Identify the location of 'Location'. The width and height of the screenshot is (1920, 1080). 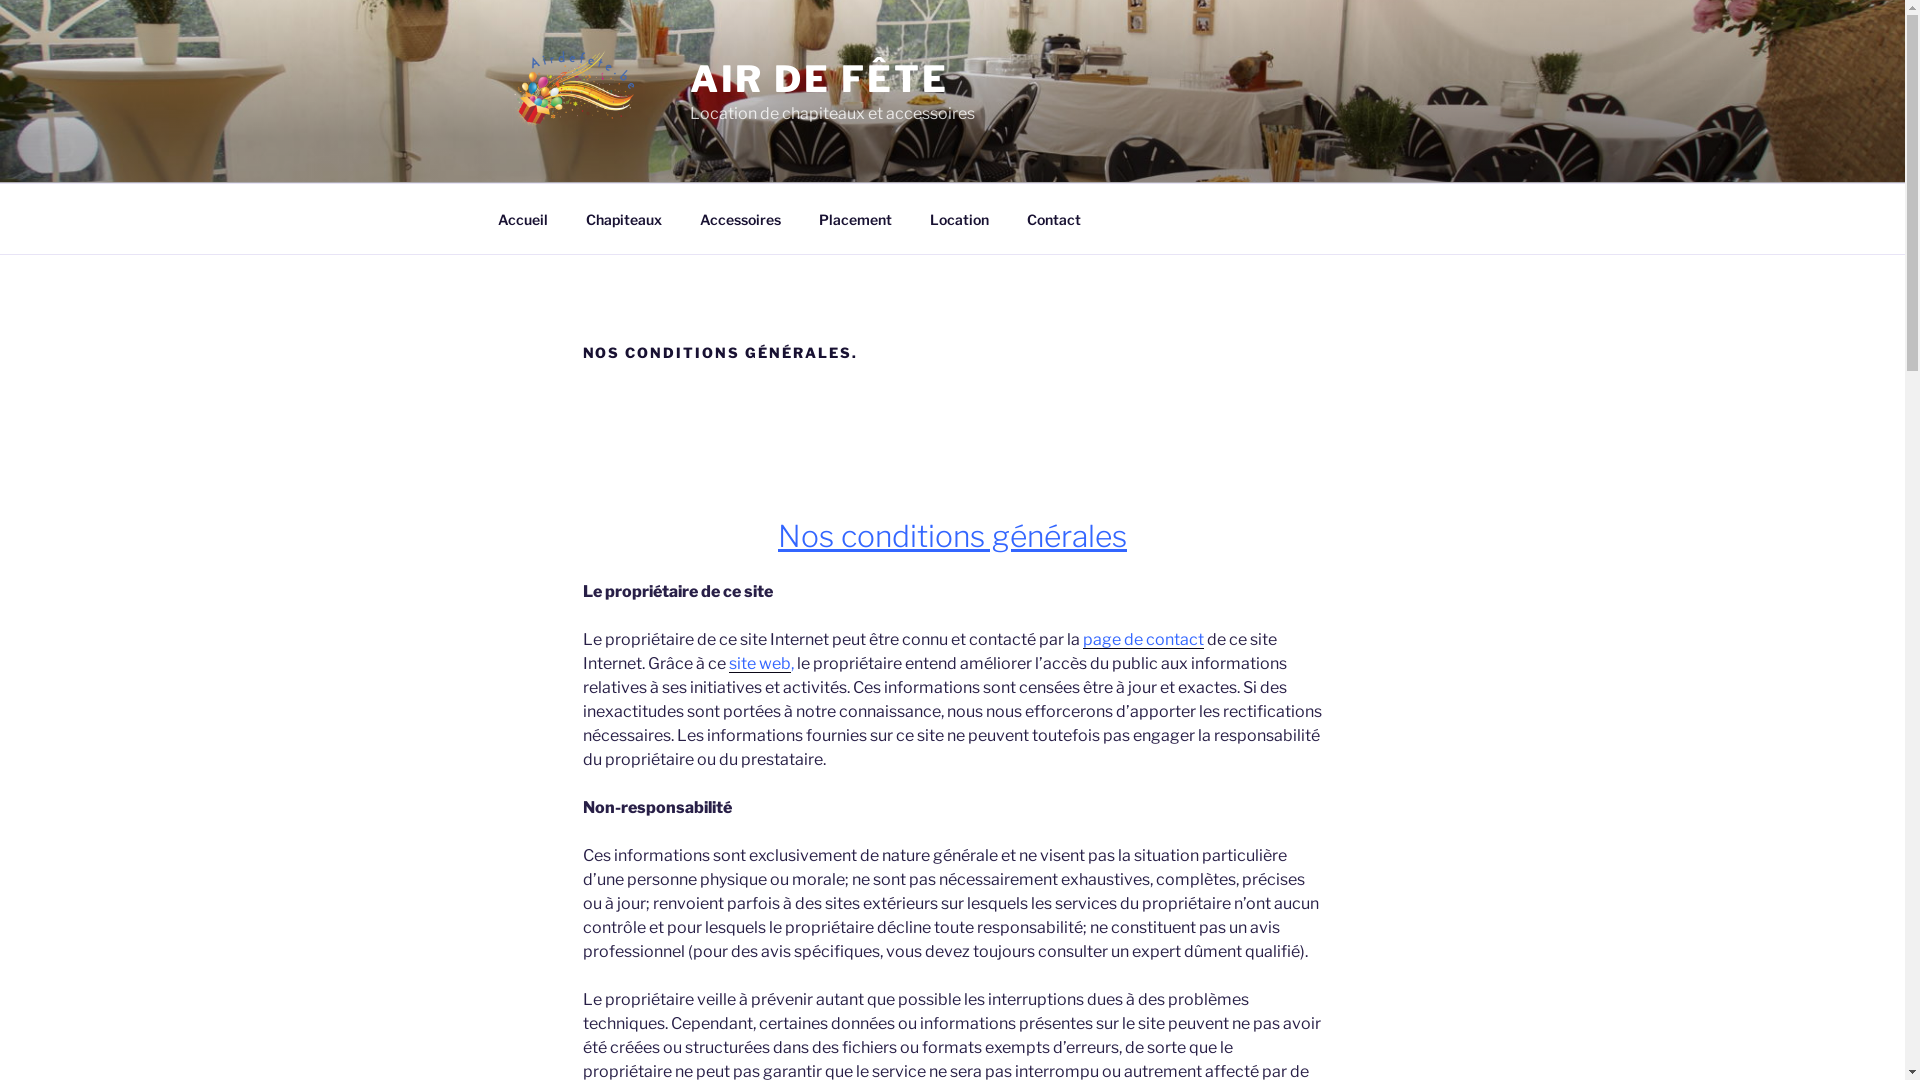
(958, 218).